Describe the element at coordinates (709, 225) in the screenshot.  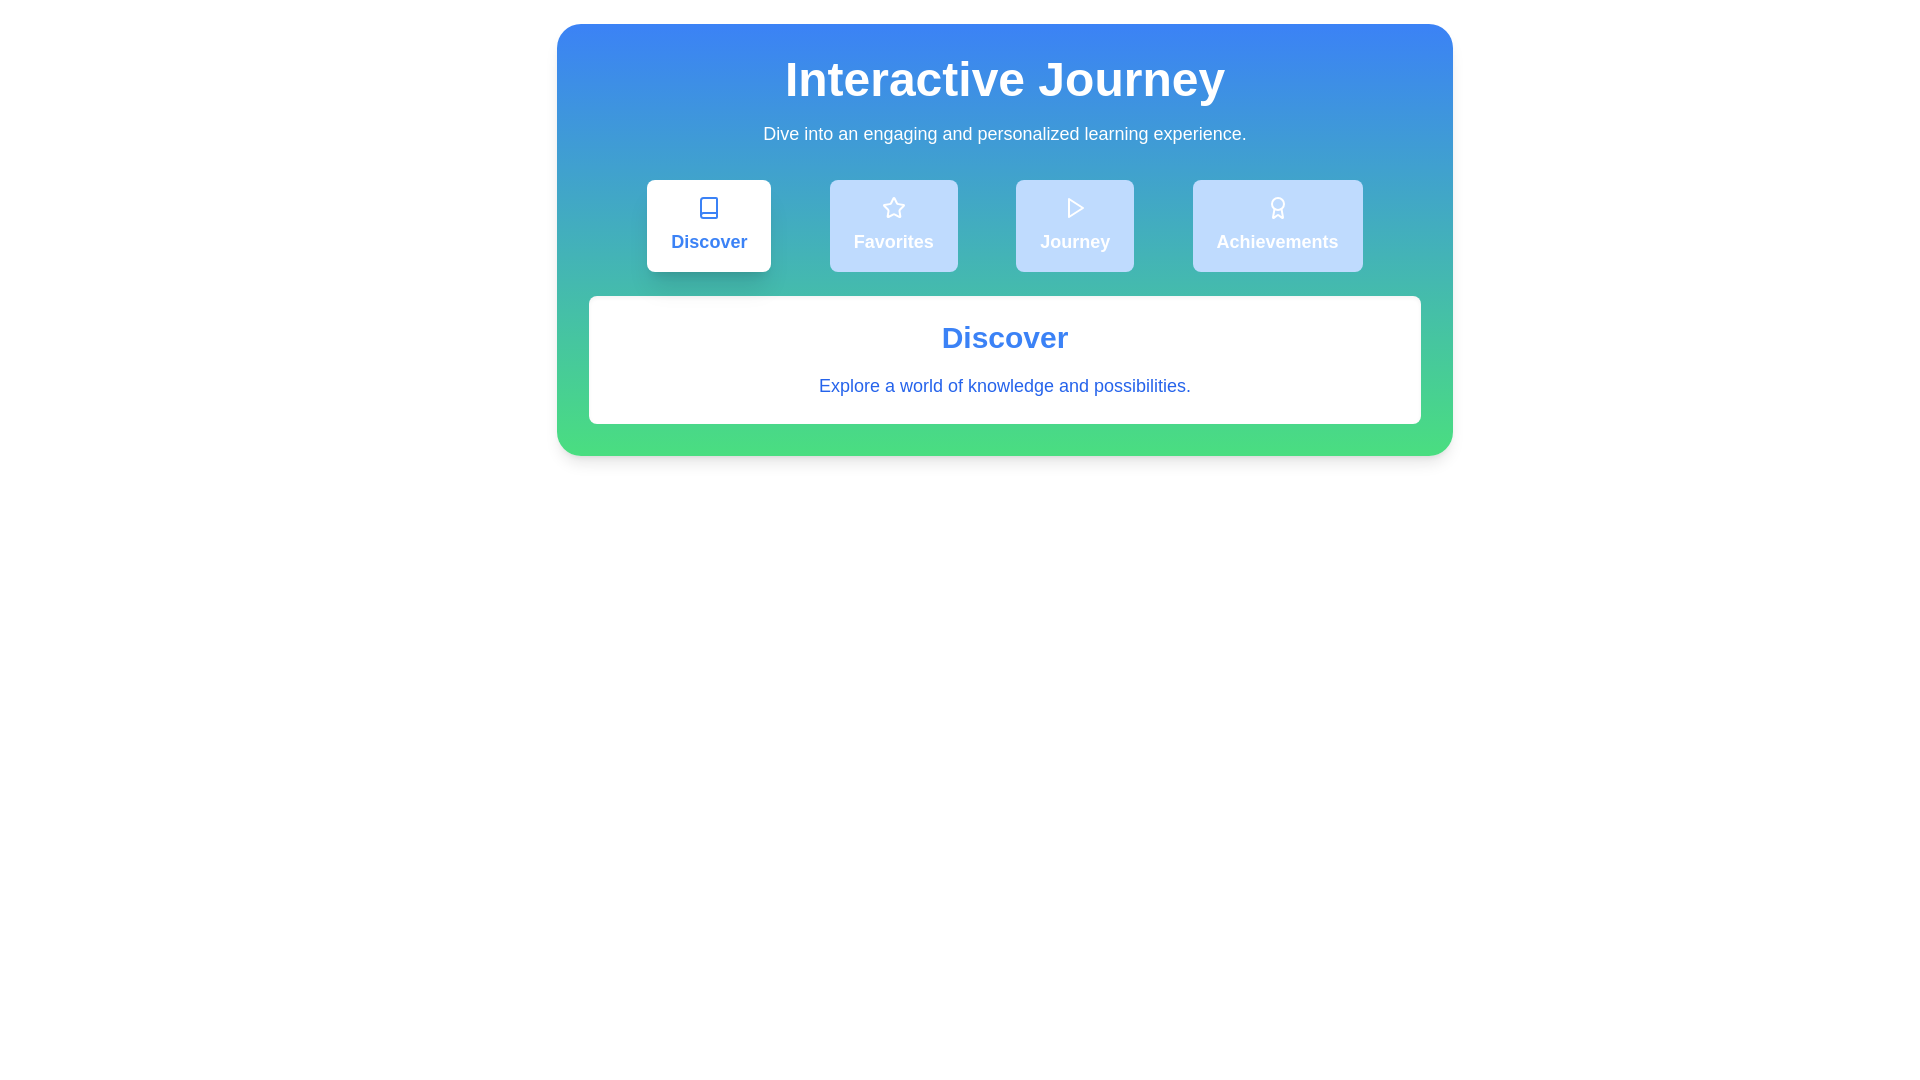
I see `the Discover tab to view its content` at that location.